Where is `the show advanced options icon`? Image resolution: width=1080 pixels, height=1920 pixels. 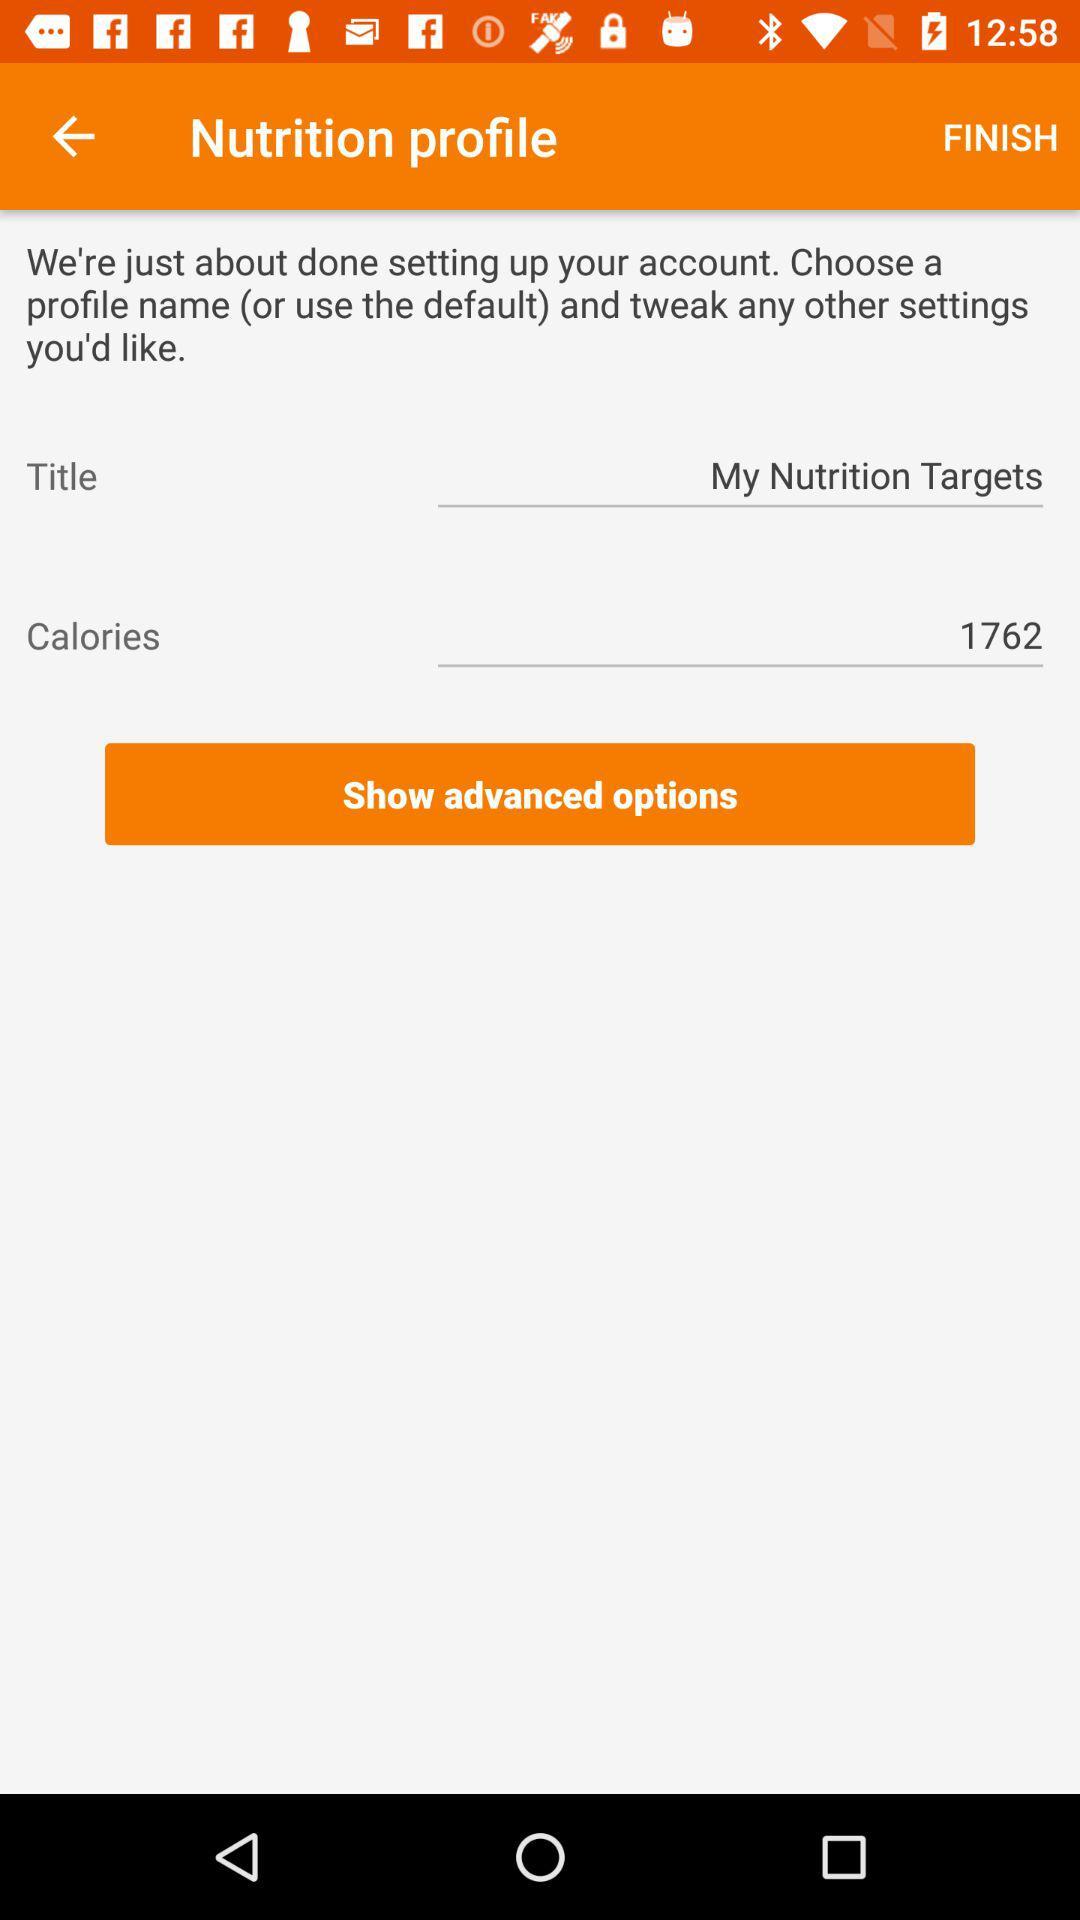 the show advanced options icon is located at coordinates (540, 793).